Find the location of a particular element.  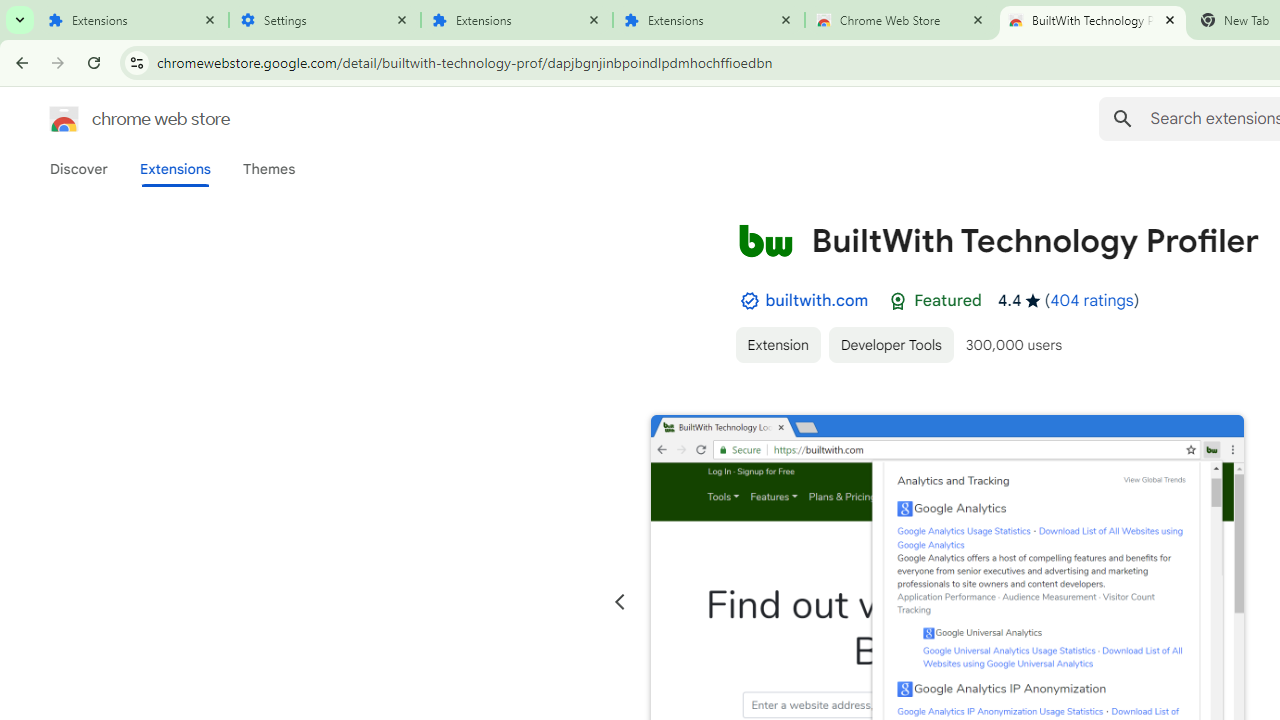

'Themes' is located at coordinates (268, 168).